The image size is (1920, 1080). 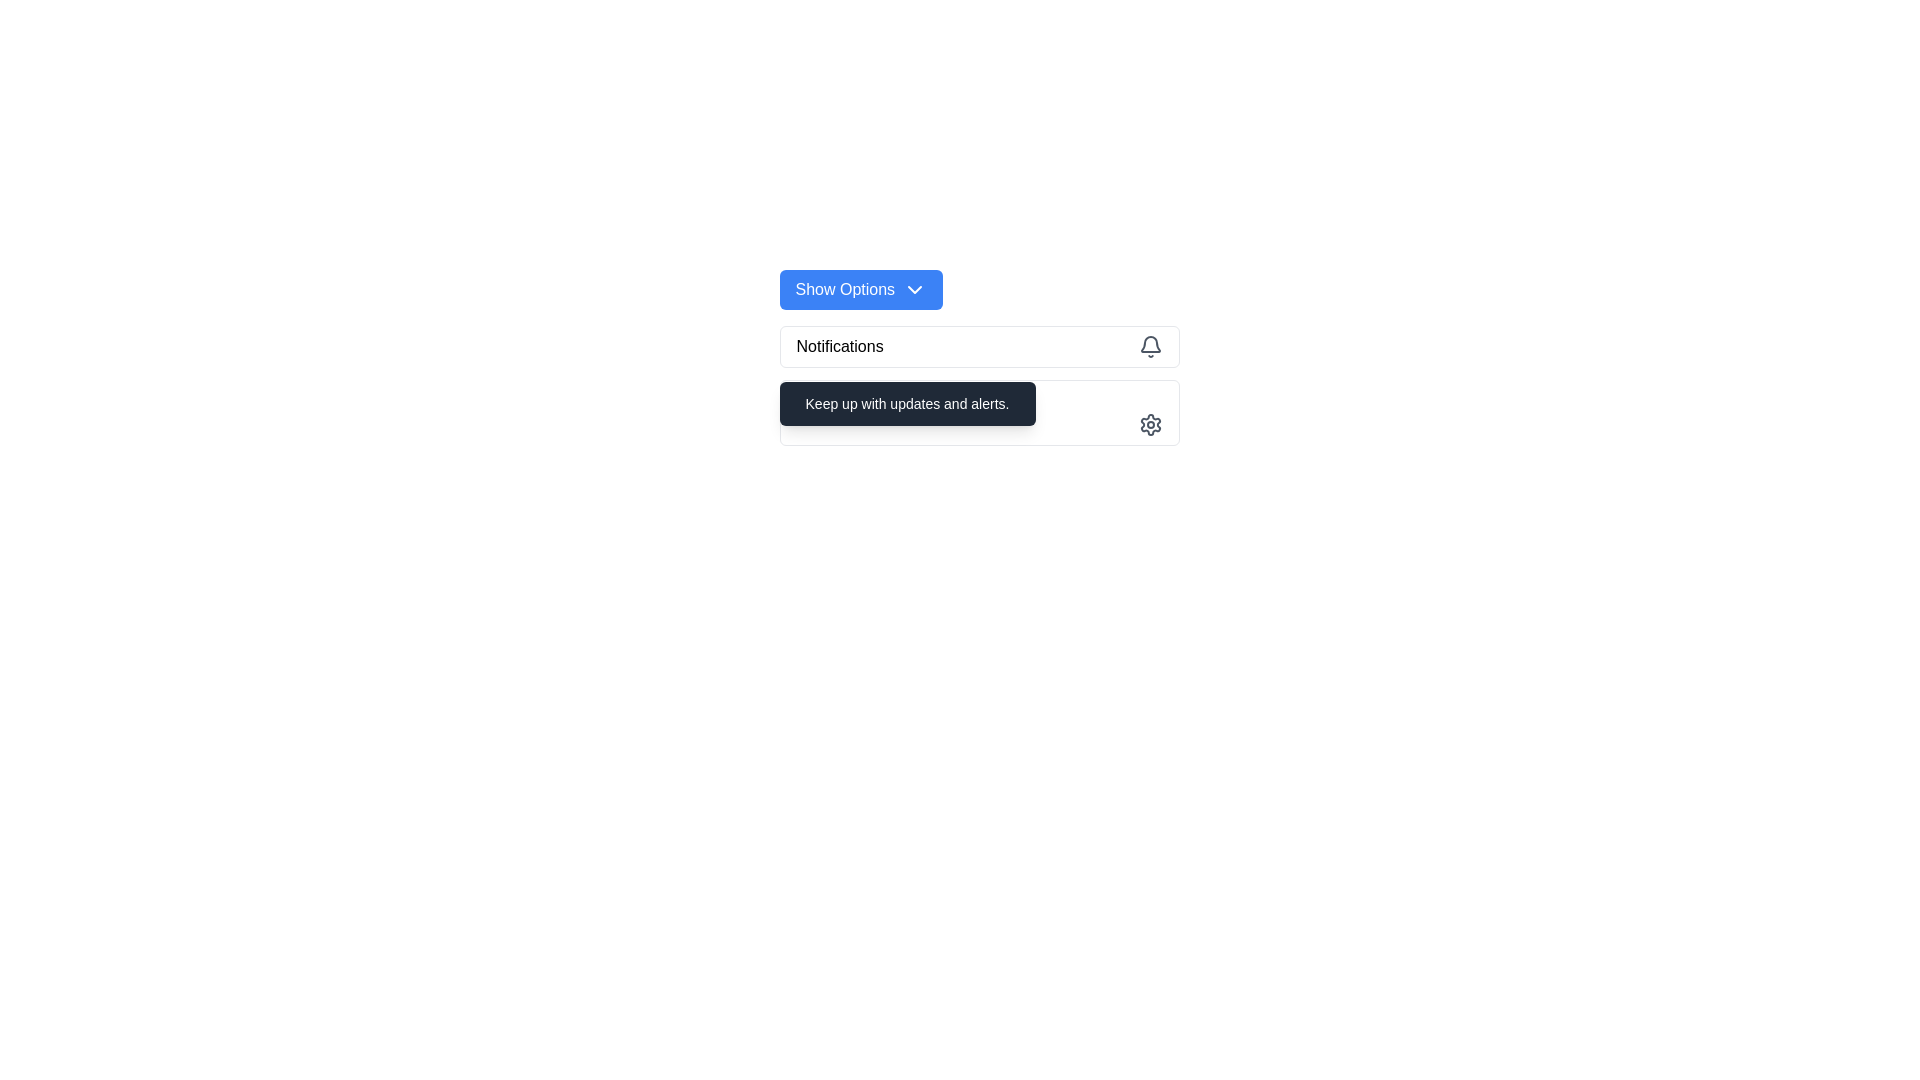 I want to click on the bell icon located at the top-right corner of the notifications box, so click(x=1150, y=346).